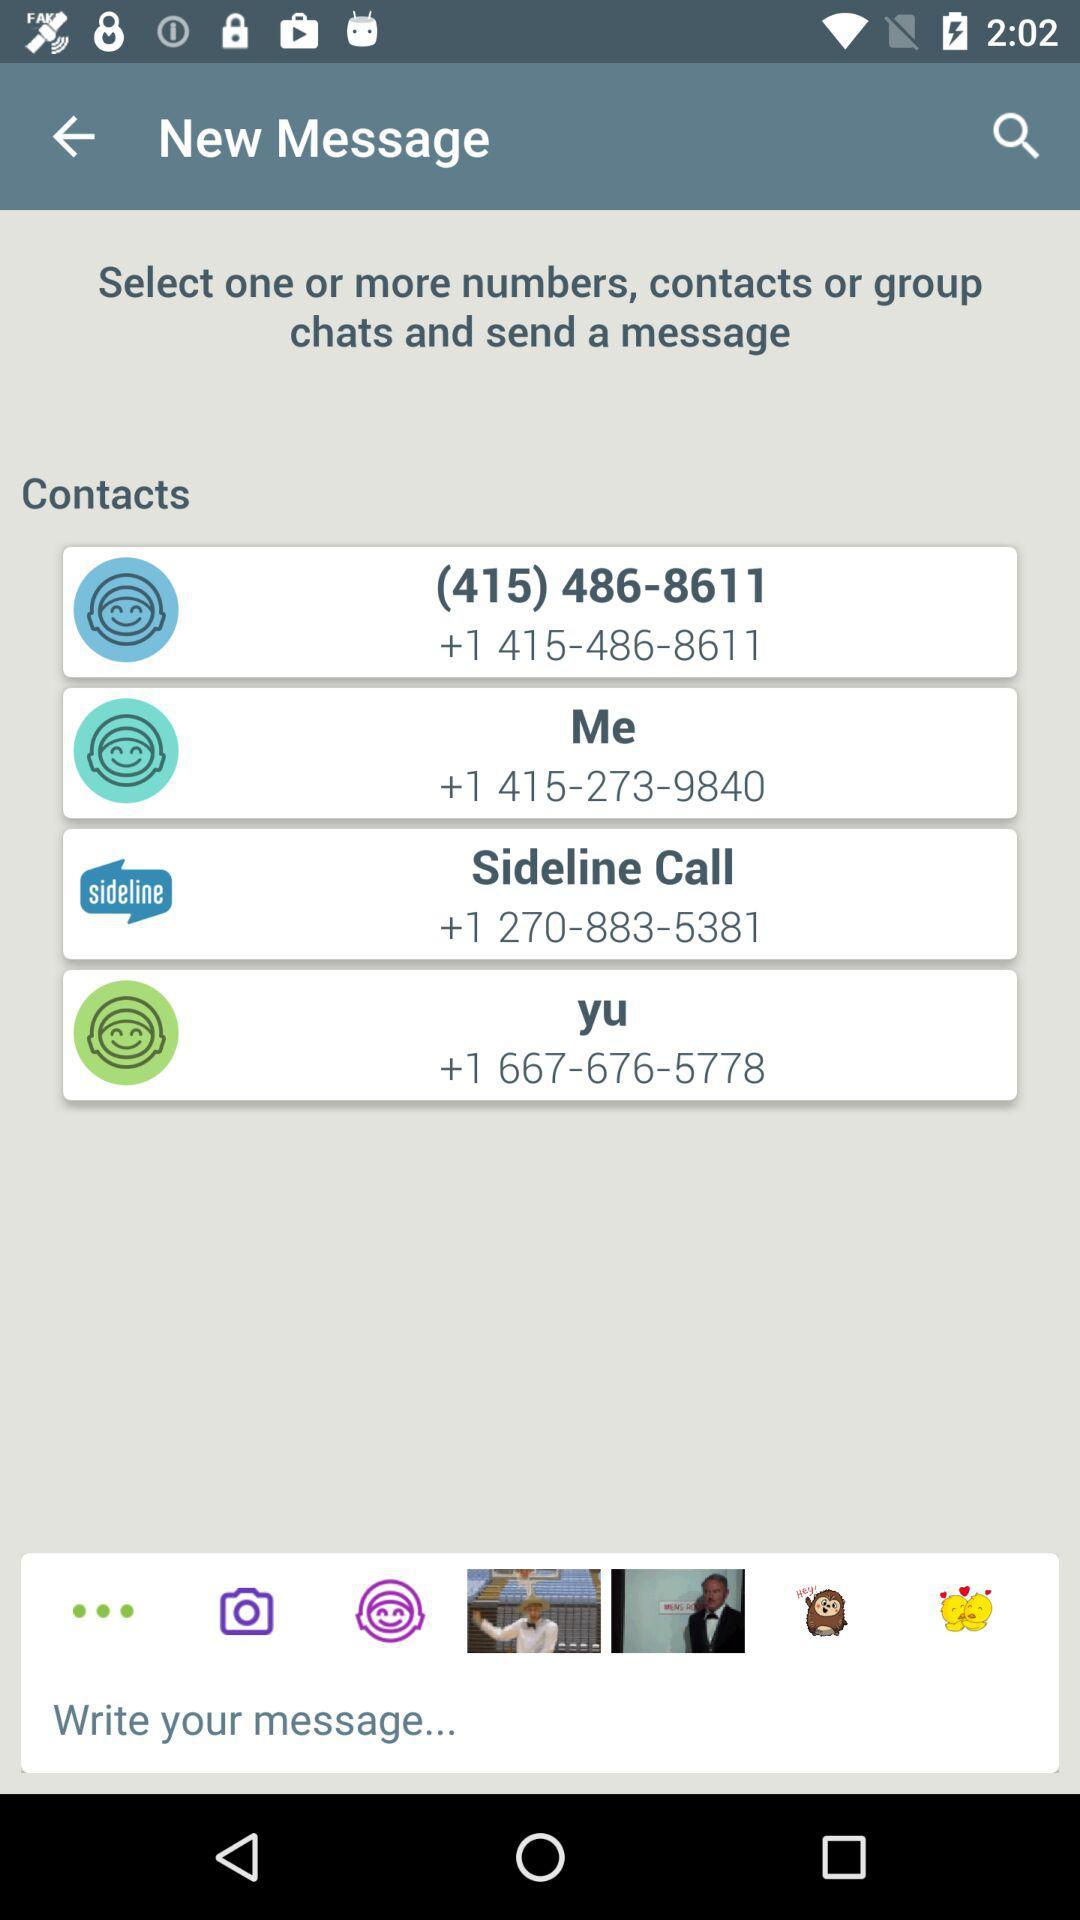 This screenshot has height=1920, width=1080. What do you see at coordinates (821, 1611) in the screenshot?
I see `adds gifs or pictures by pressing on them in chats` at bounding box center [821, 1611].